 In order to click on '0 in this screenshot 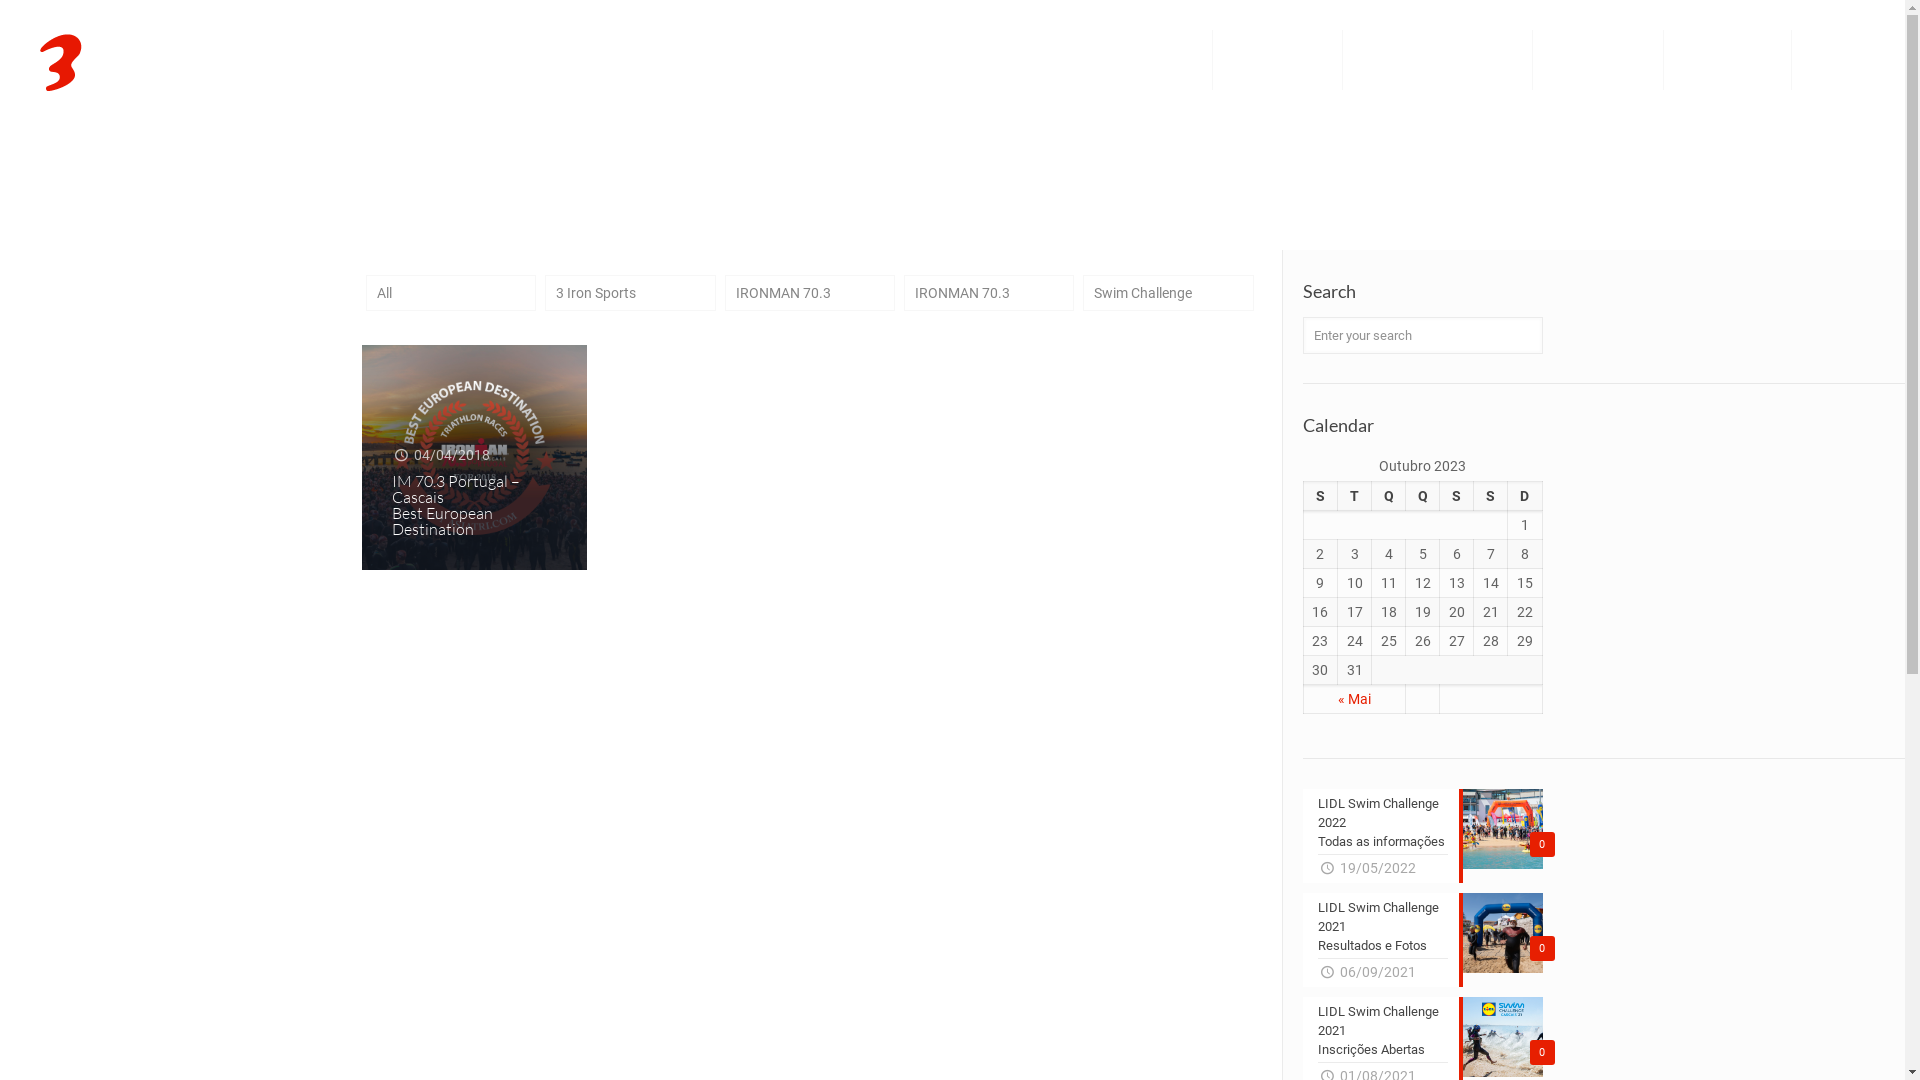, I will do `click(1302, 940)`.